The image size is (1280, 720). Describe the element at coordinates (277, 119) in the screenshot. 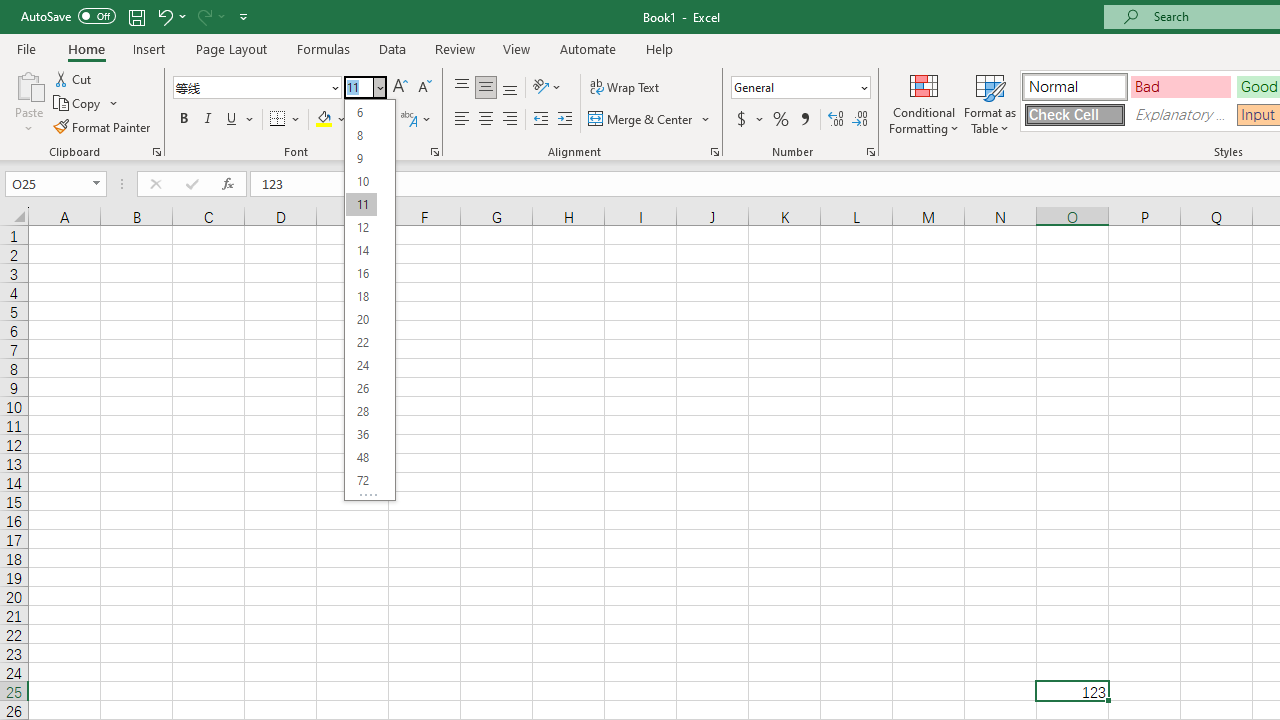

I see `'Bottom Border'` at that location.